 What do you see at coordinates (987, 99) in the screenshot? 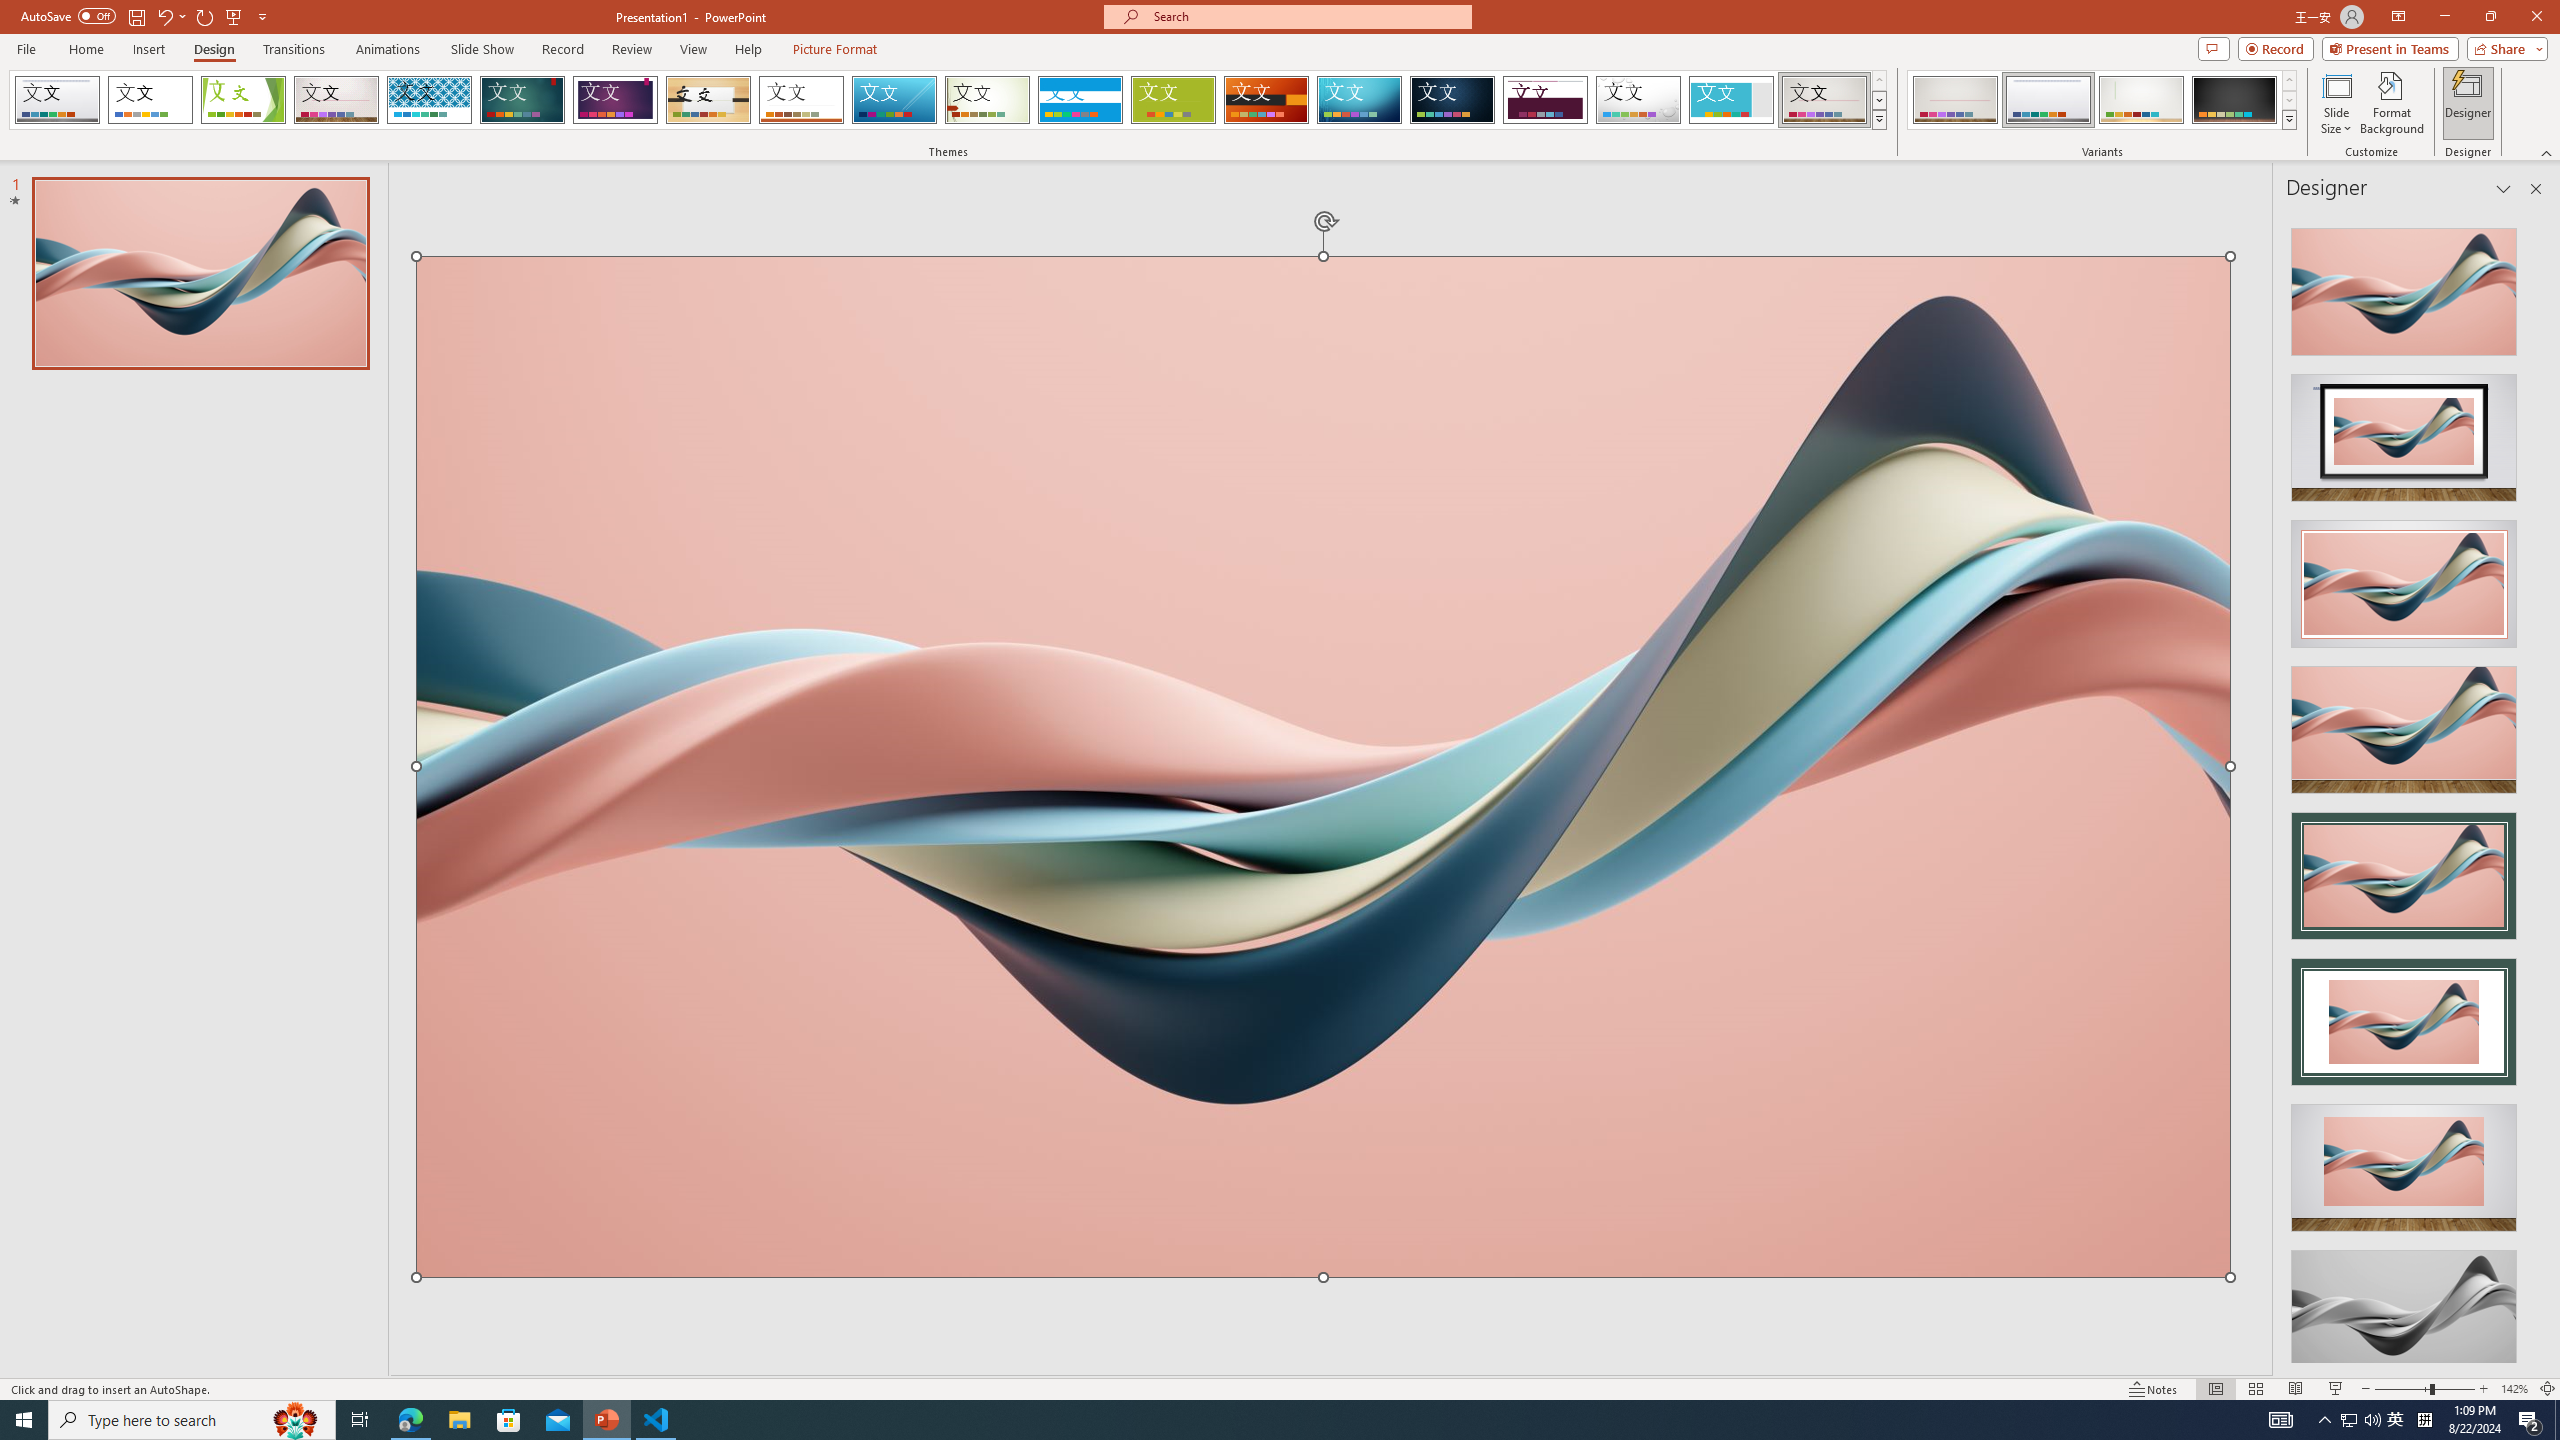
I see `'Wisp'` at bounding box center [987, 99].